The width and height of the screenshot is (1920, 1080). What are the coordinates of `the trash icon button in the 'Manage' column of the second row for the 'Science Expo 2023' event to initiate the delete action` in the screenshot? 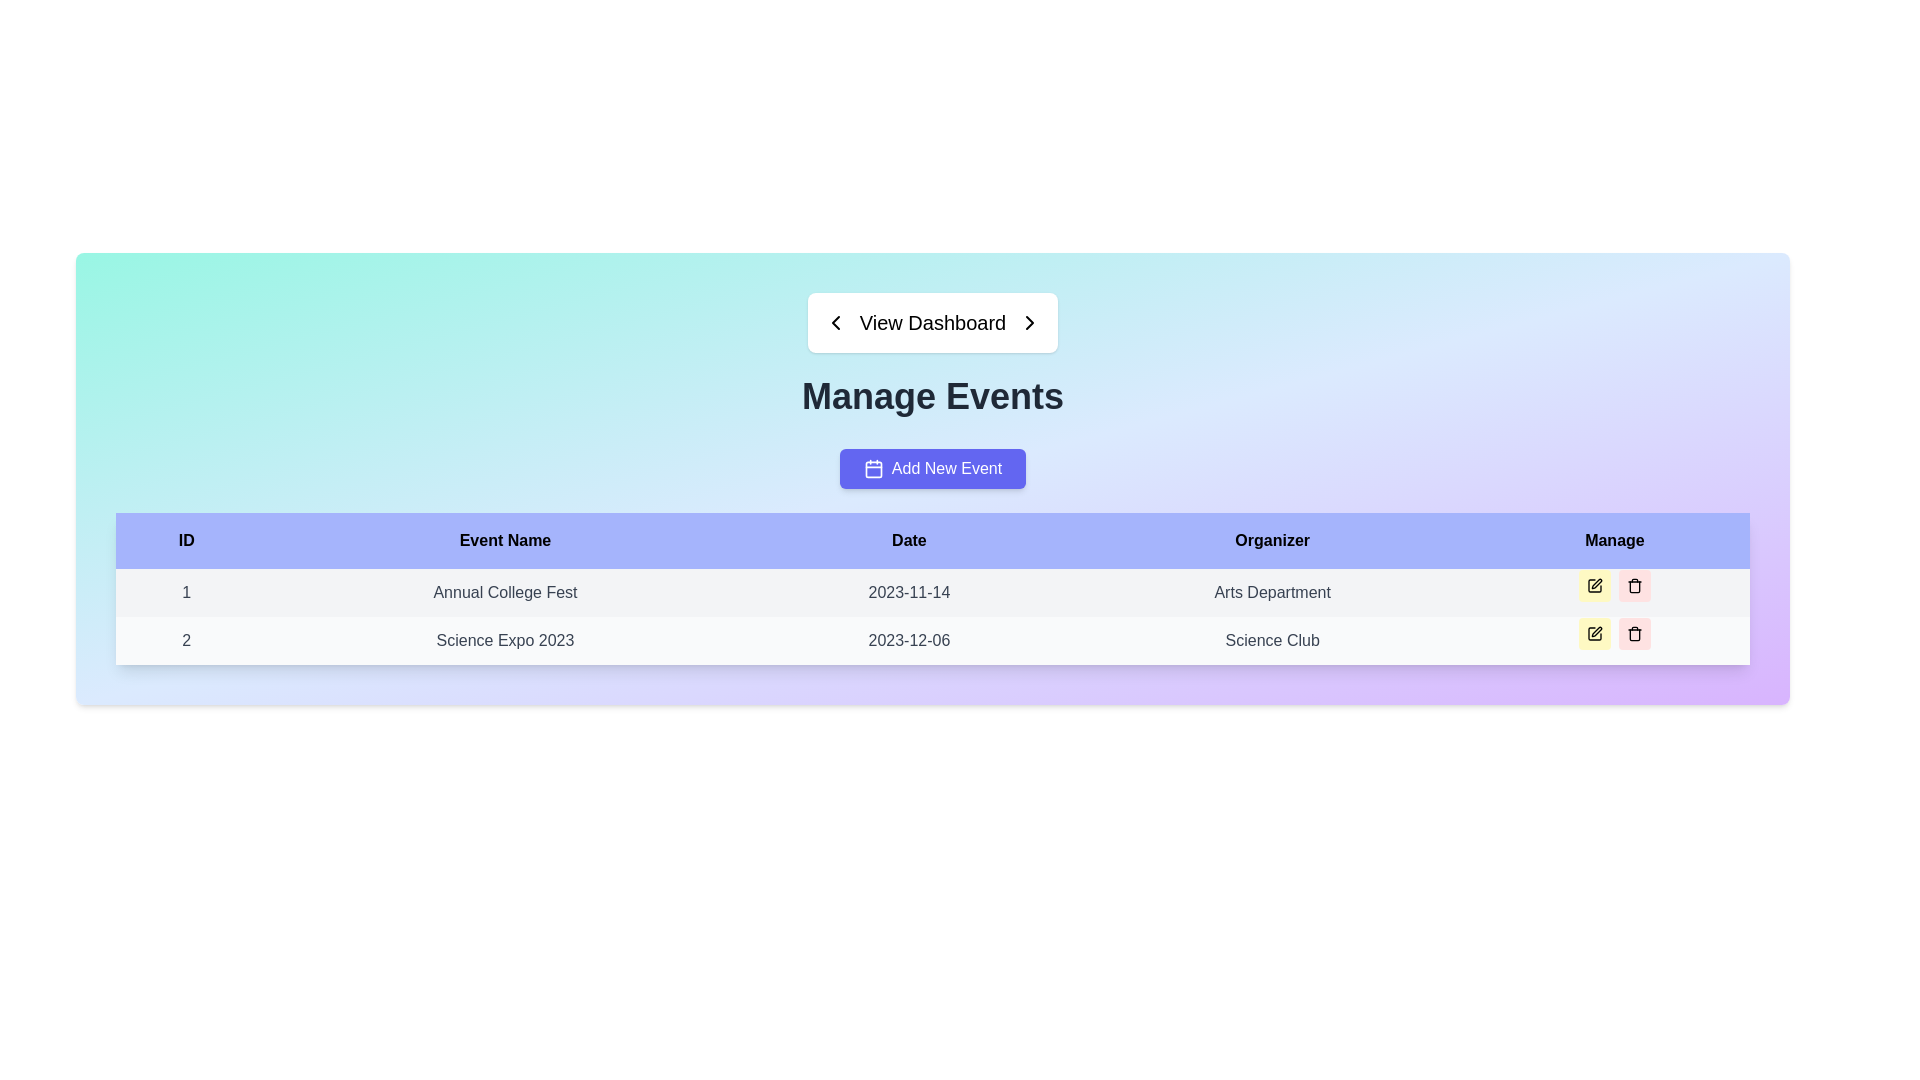 It's located at (1634, 585).